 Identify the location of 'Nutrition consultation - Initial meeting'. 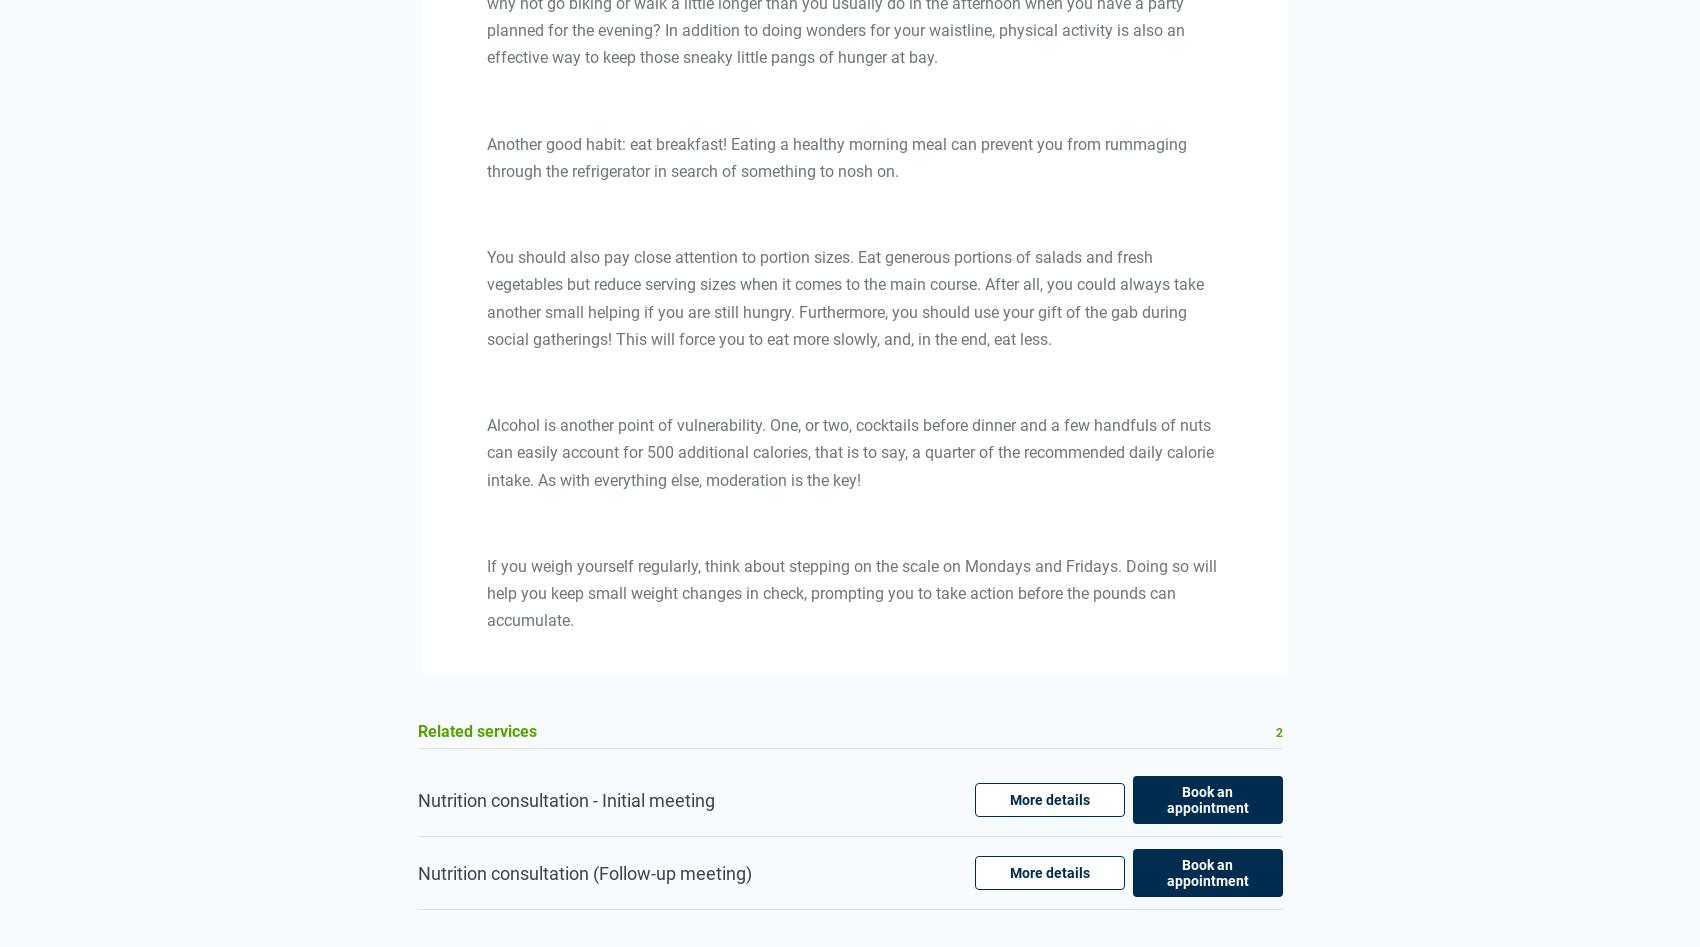
(564, 799).